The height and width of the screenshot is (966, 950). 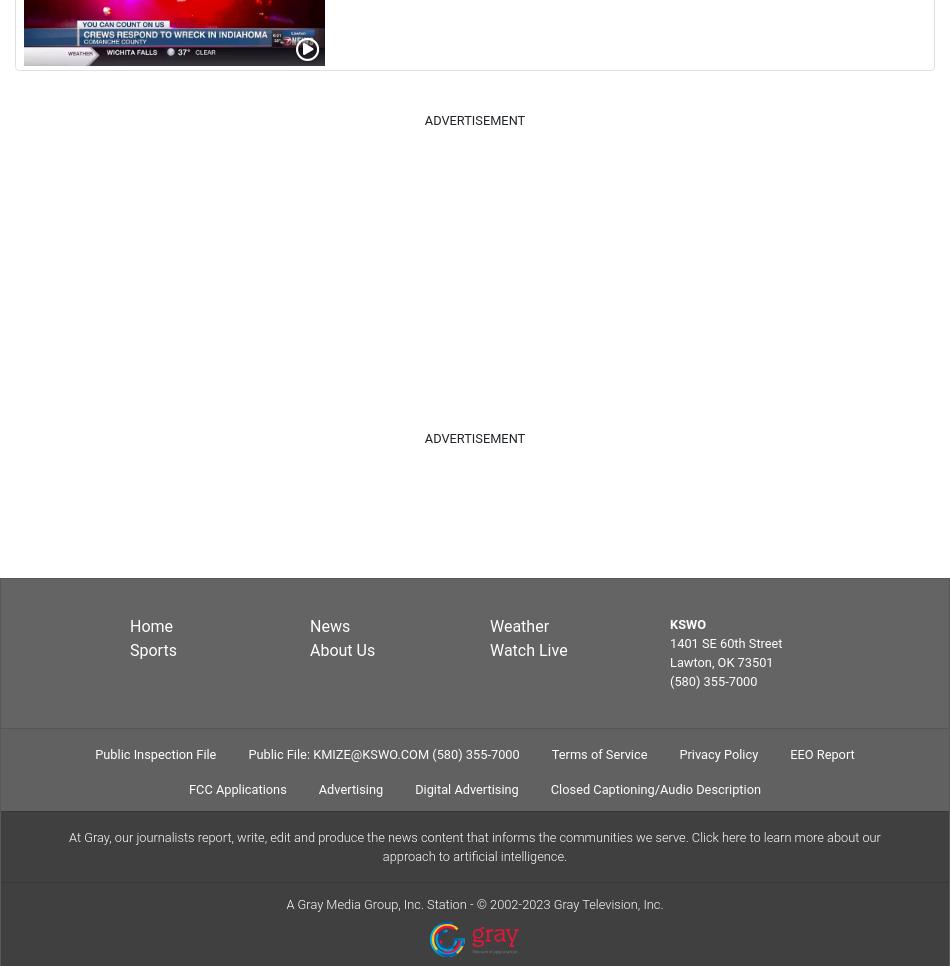 I want to click on 'A Gray Media Group, Inc. Station -', so click(x=380, y=903).